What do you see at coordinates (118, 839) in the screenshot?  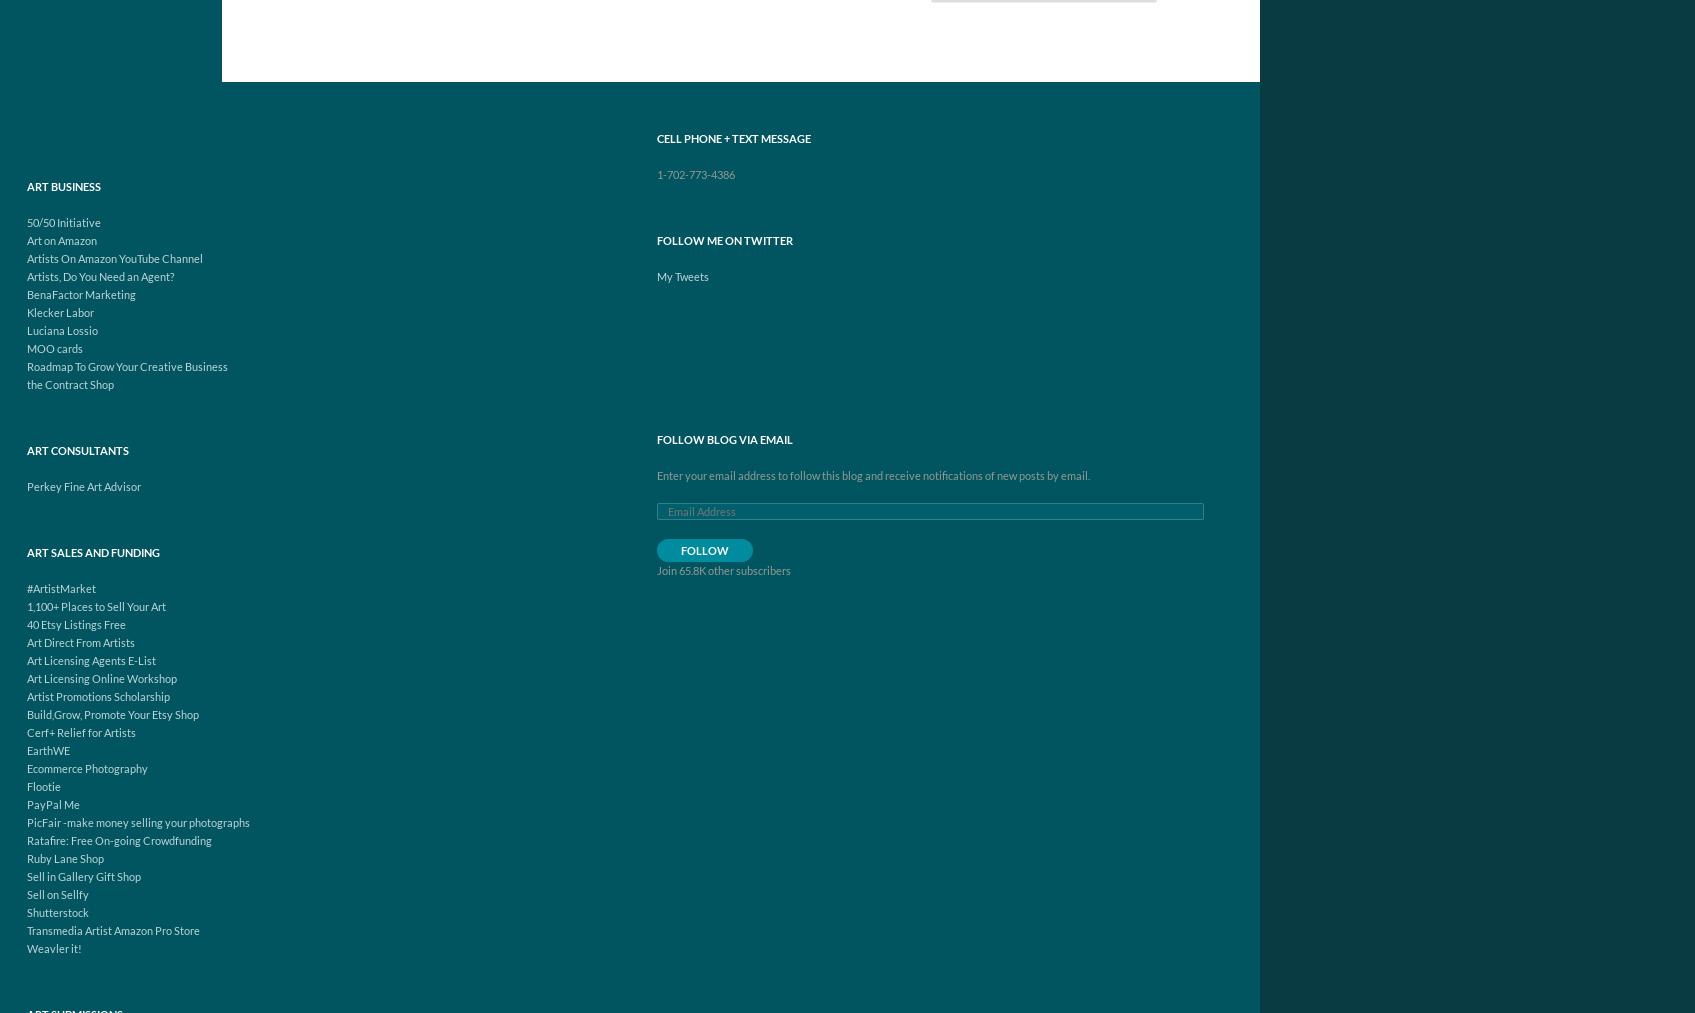 I see `'Ratafire: Free On-going Crowdfunding'` at bounding box center [118, 839].